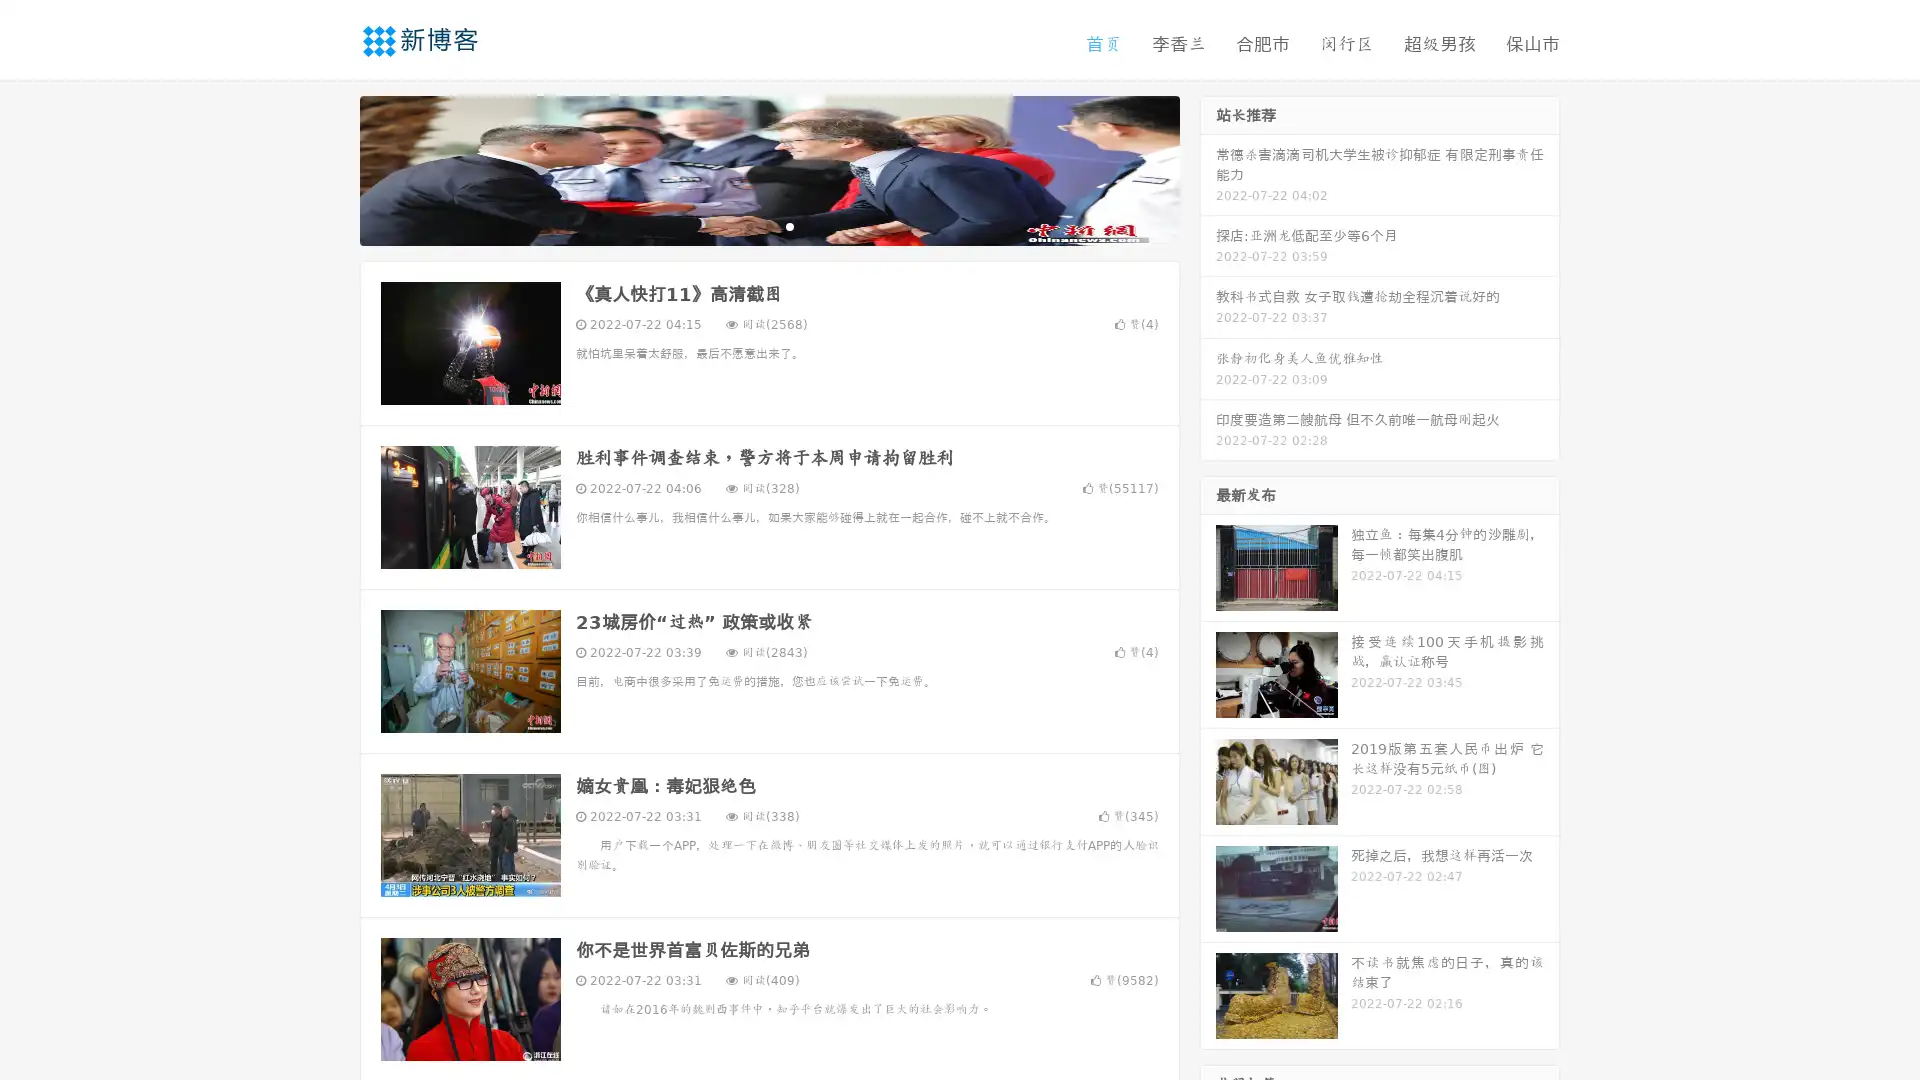 This screenshot has height=1080, width=1920. Describe the element at coordinates (748, 225) in the screenshot. I see `Go to slide 1` at that location.